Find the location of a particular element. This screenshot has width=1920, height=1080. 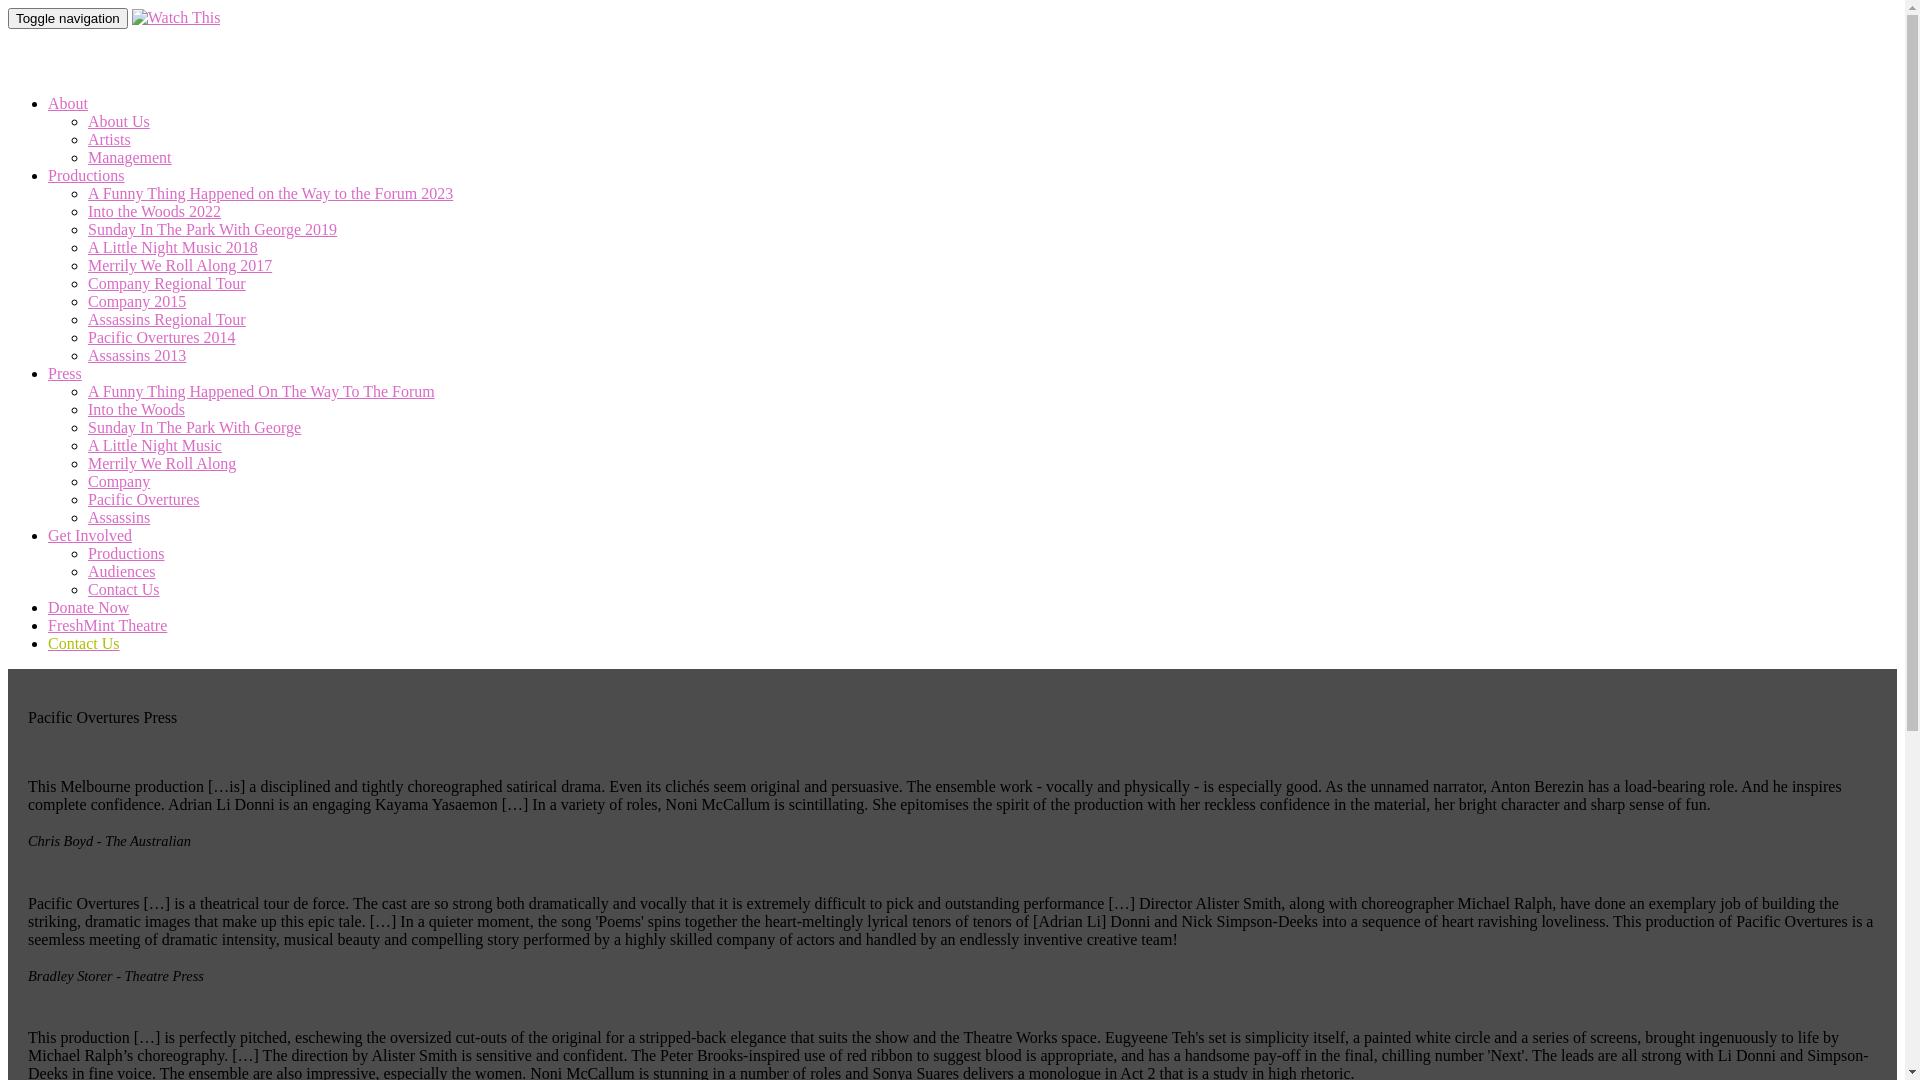

'Productions' is located at coordinates (85, 174).